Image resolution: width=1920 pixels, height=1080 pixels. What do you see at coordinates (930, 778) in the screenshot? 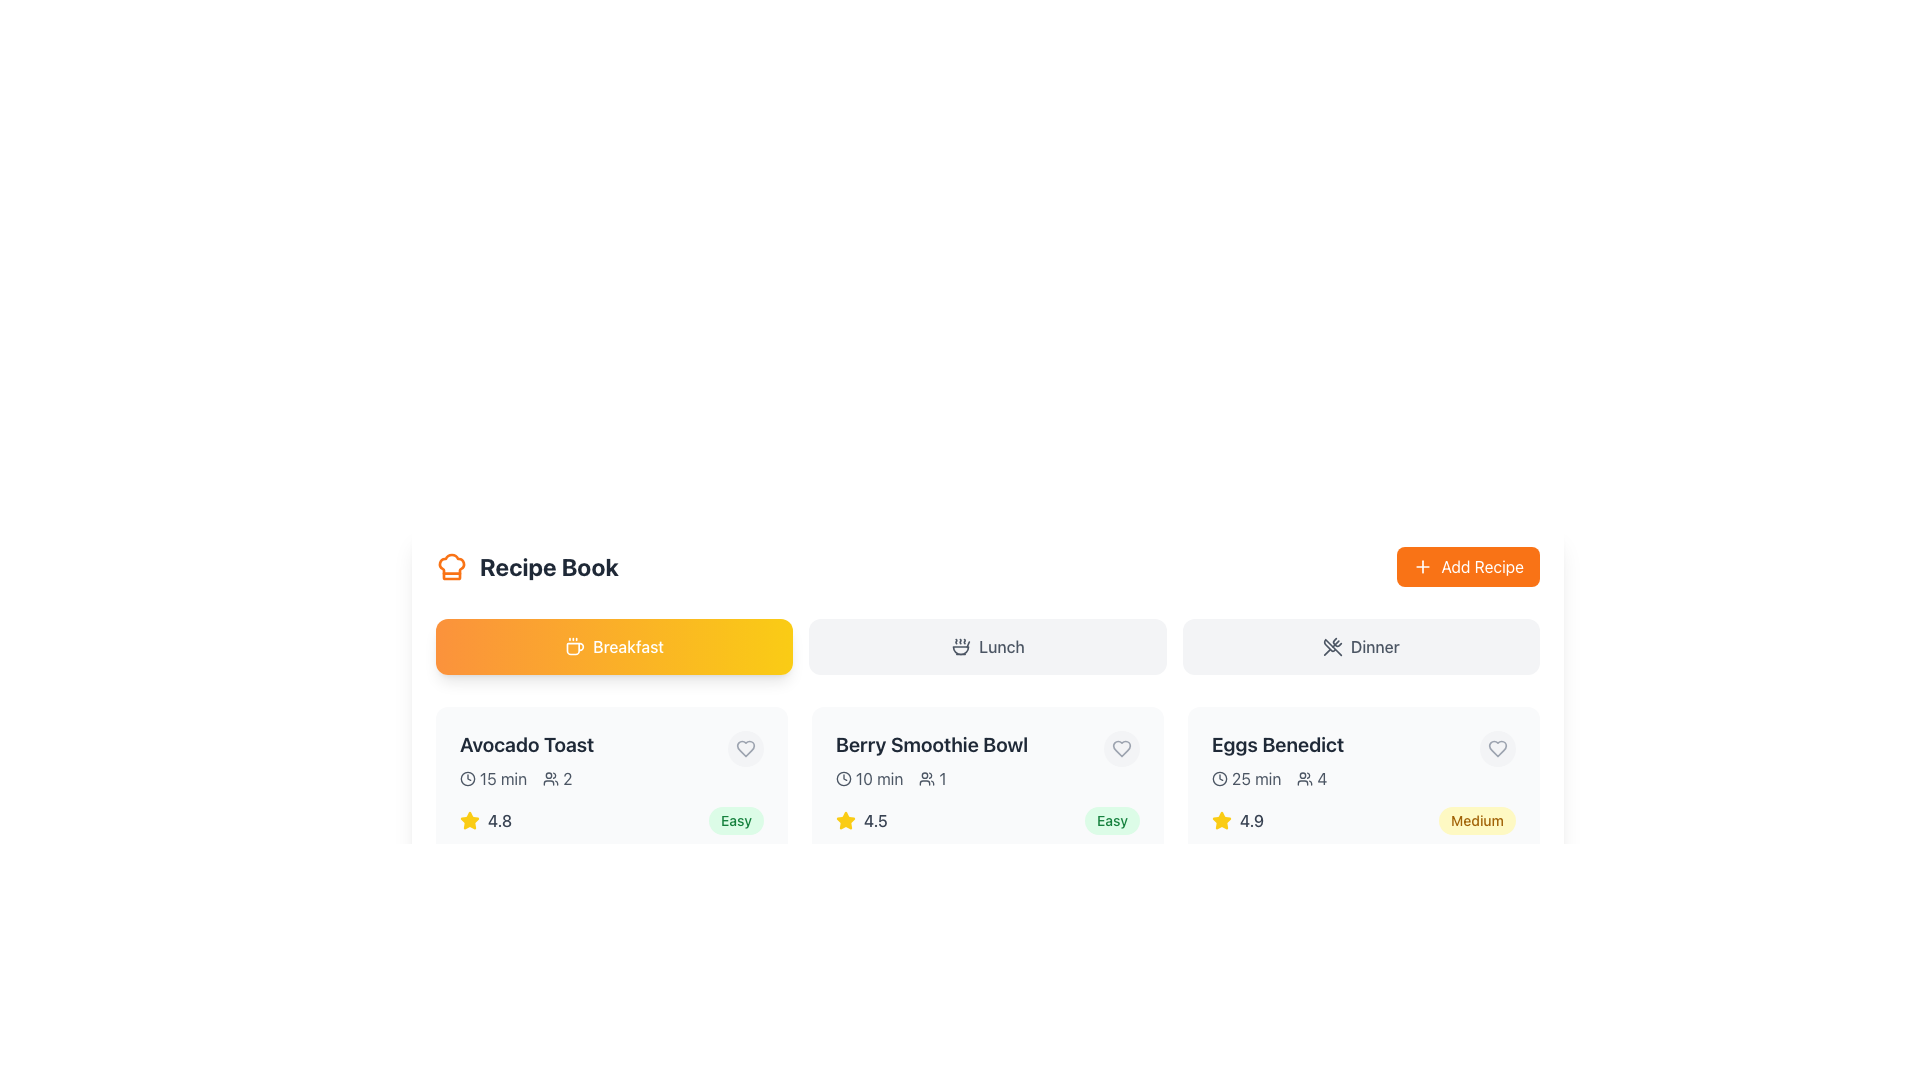
I see `the displayed preparation time and serving size information in the Text and Icon combination located within the 'Berry Smoothie Bowl' card, positioned below the card title and to the left of the star rating` at bounding box center [930, 778].